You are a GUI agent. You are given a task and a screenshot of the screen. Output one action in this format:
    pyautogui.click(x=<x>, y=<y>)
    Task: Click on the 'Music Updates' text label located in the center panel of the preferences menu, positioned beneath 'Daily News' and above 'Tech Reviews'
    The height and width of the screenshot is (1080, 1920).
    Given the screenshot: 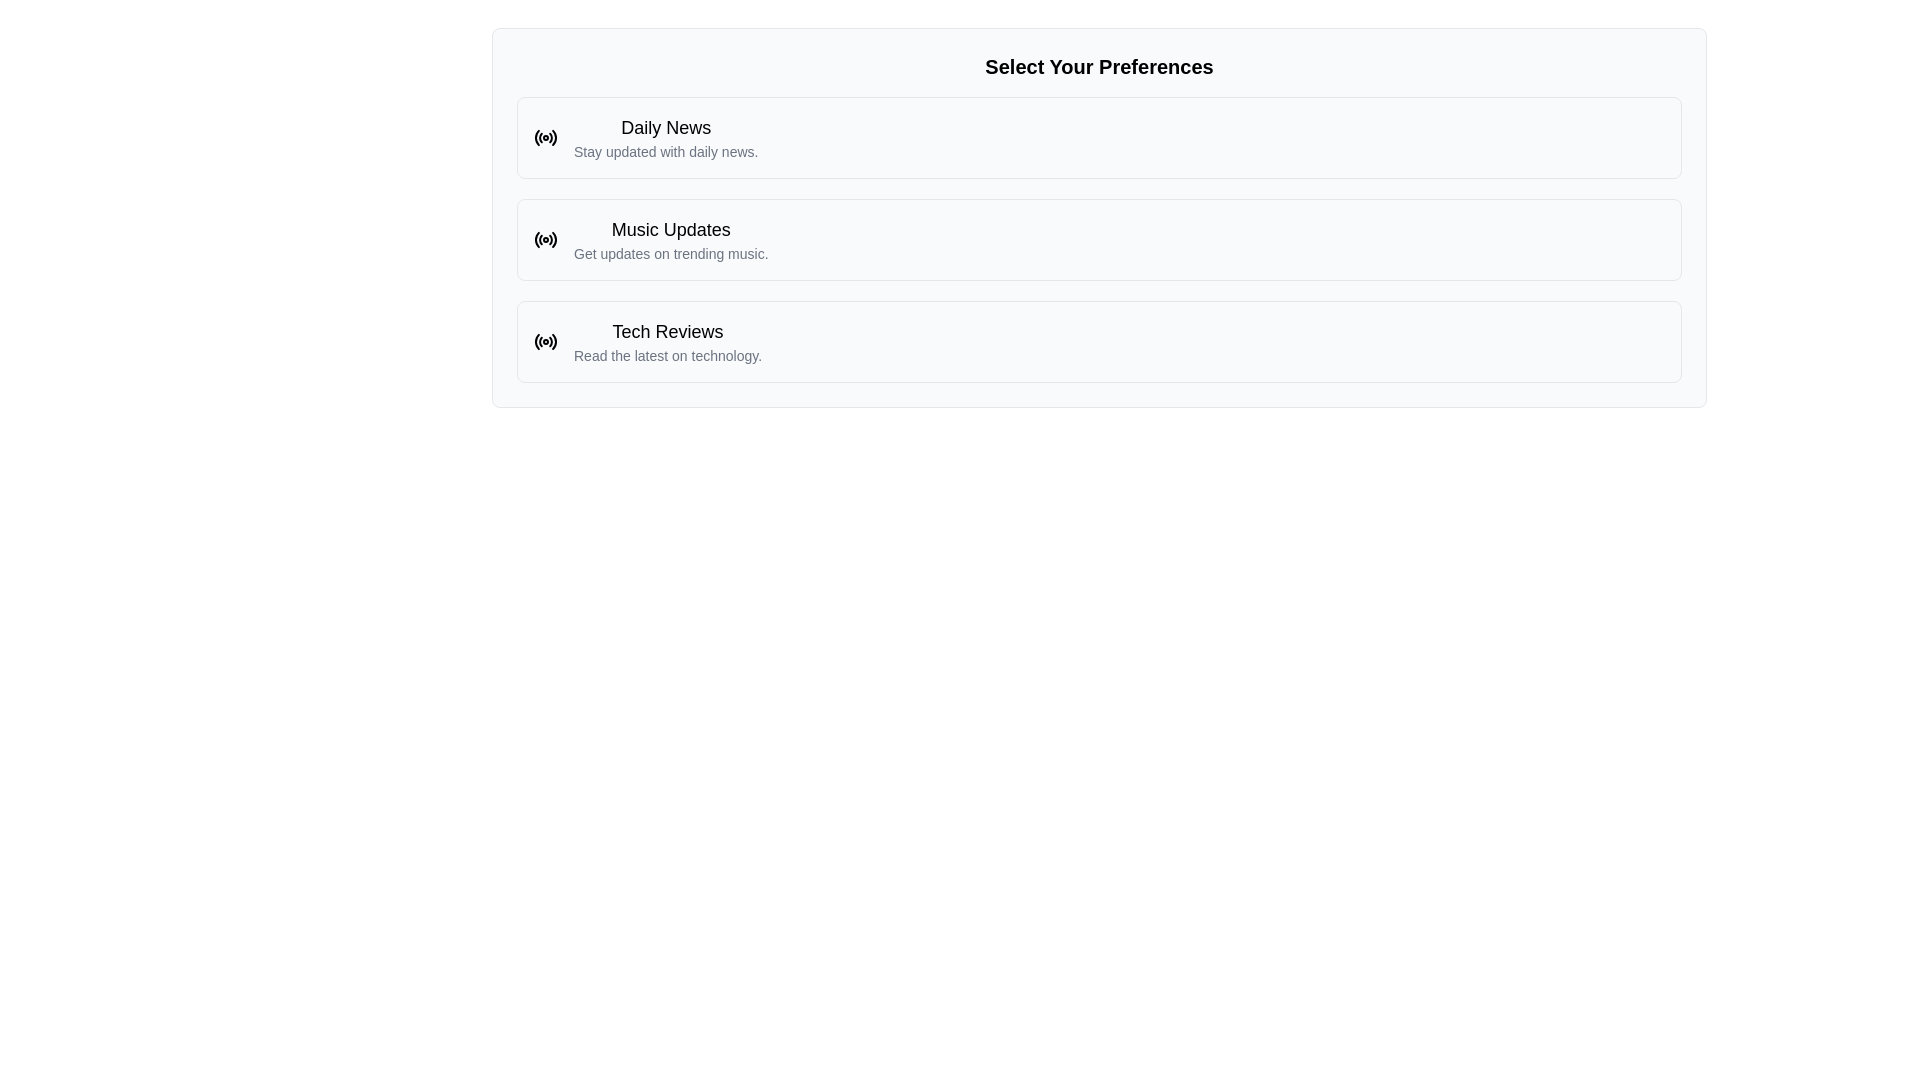 What is the action you would take?
    pyautogui.click(x=671, y=229)
    